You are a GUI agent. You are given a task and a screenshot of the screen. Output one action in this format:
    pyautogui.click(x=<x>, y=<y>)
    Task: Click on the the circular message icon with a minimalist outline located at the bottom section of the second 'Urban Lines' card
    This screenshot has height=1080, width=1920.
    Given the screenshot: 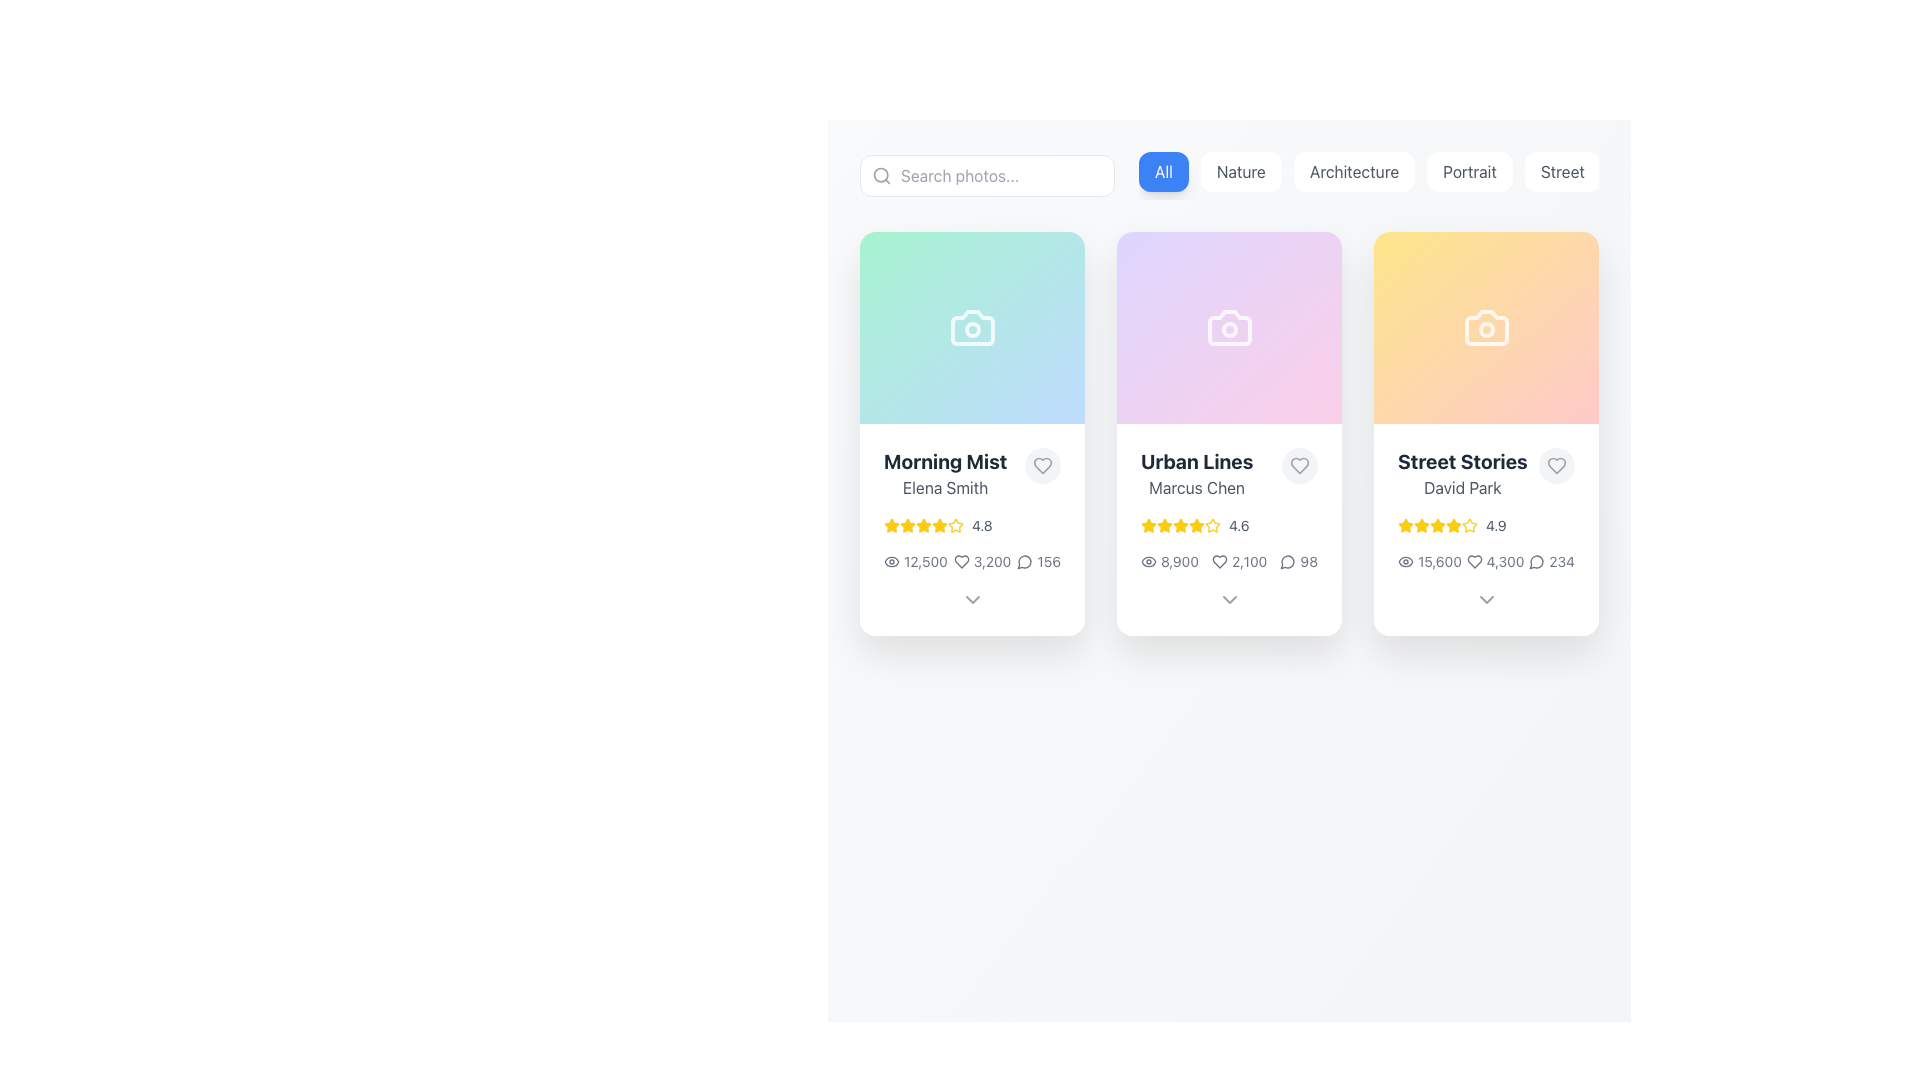 What is the action you would take?
    pyautogui.click(x=1025, y=562)
    